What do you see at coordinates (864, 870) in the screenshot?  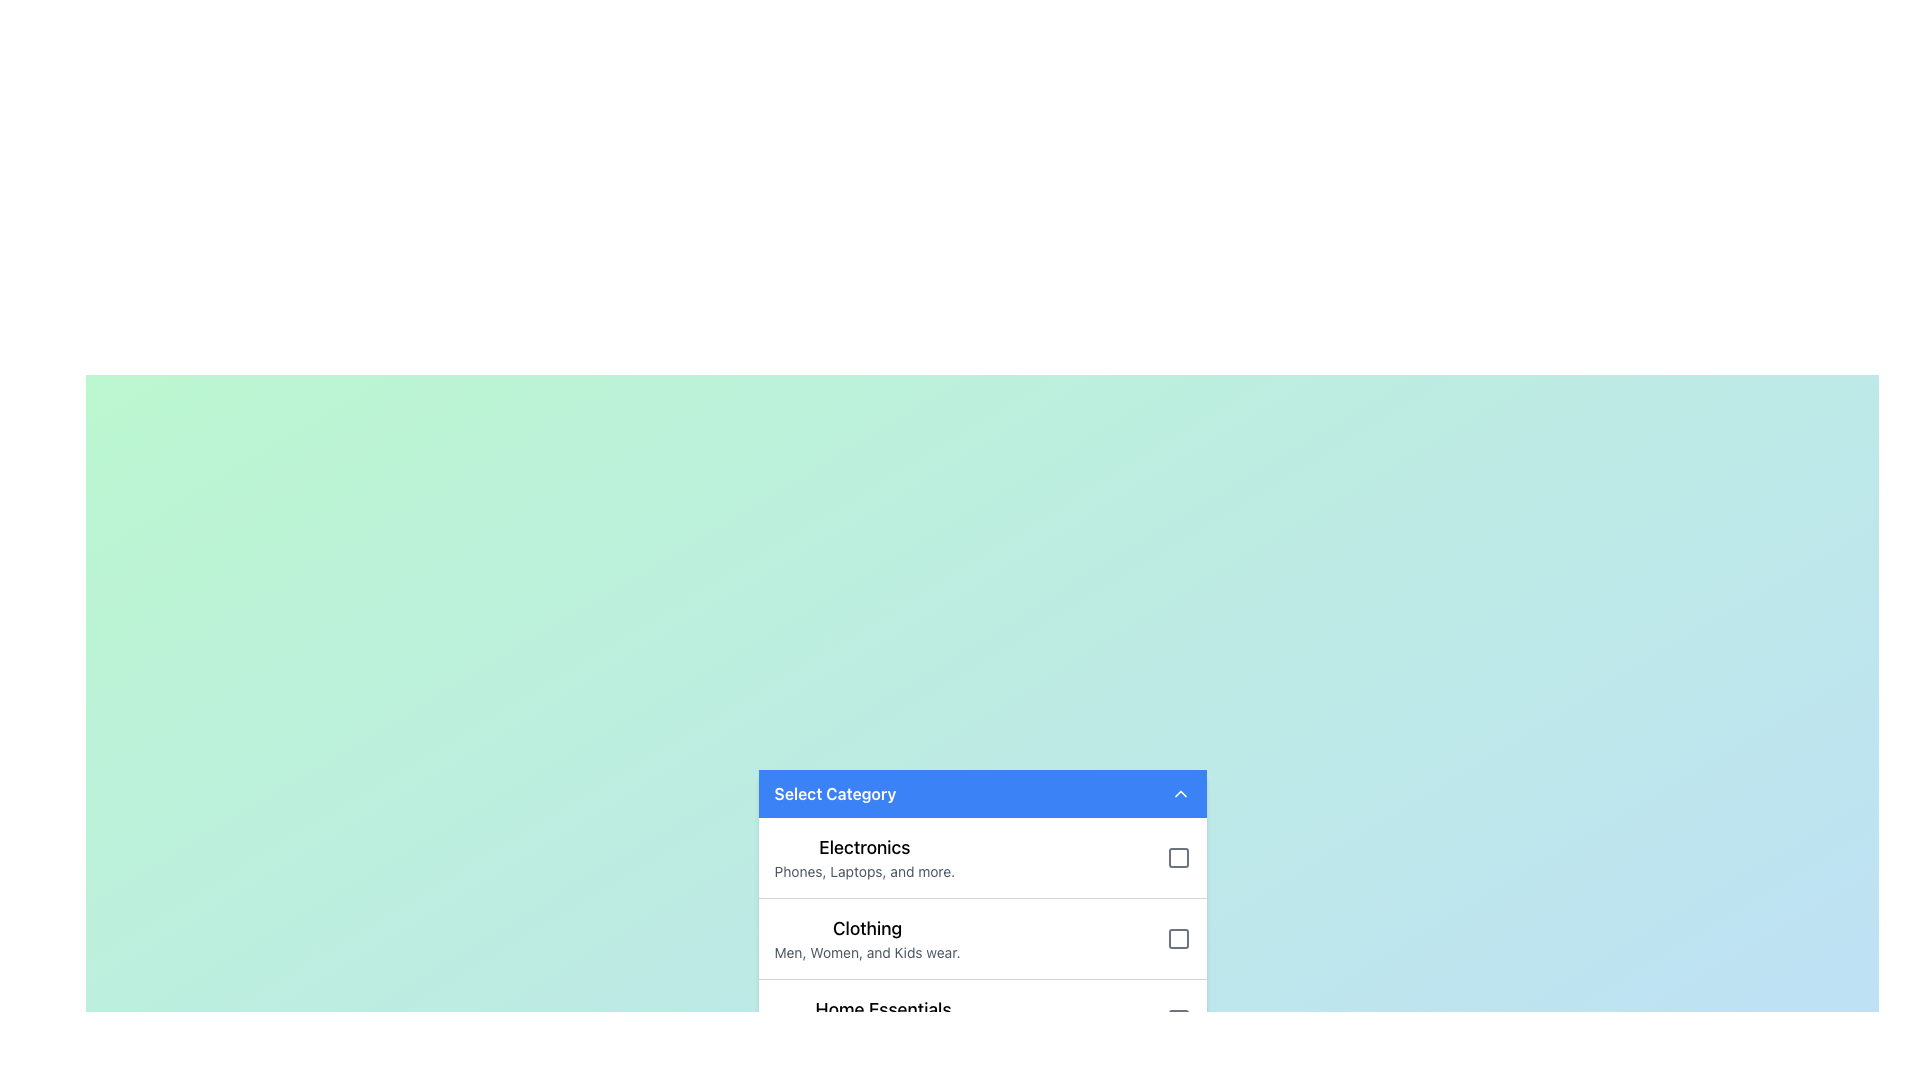 I see `descriptive text element located immediately below the 'Electronics' label in the category card` at bounding box center [864, 870].